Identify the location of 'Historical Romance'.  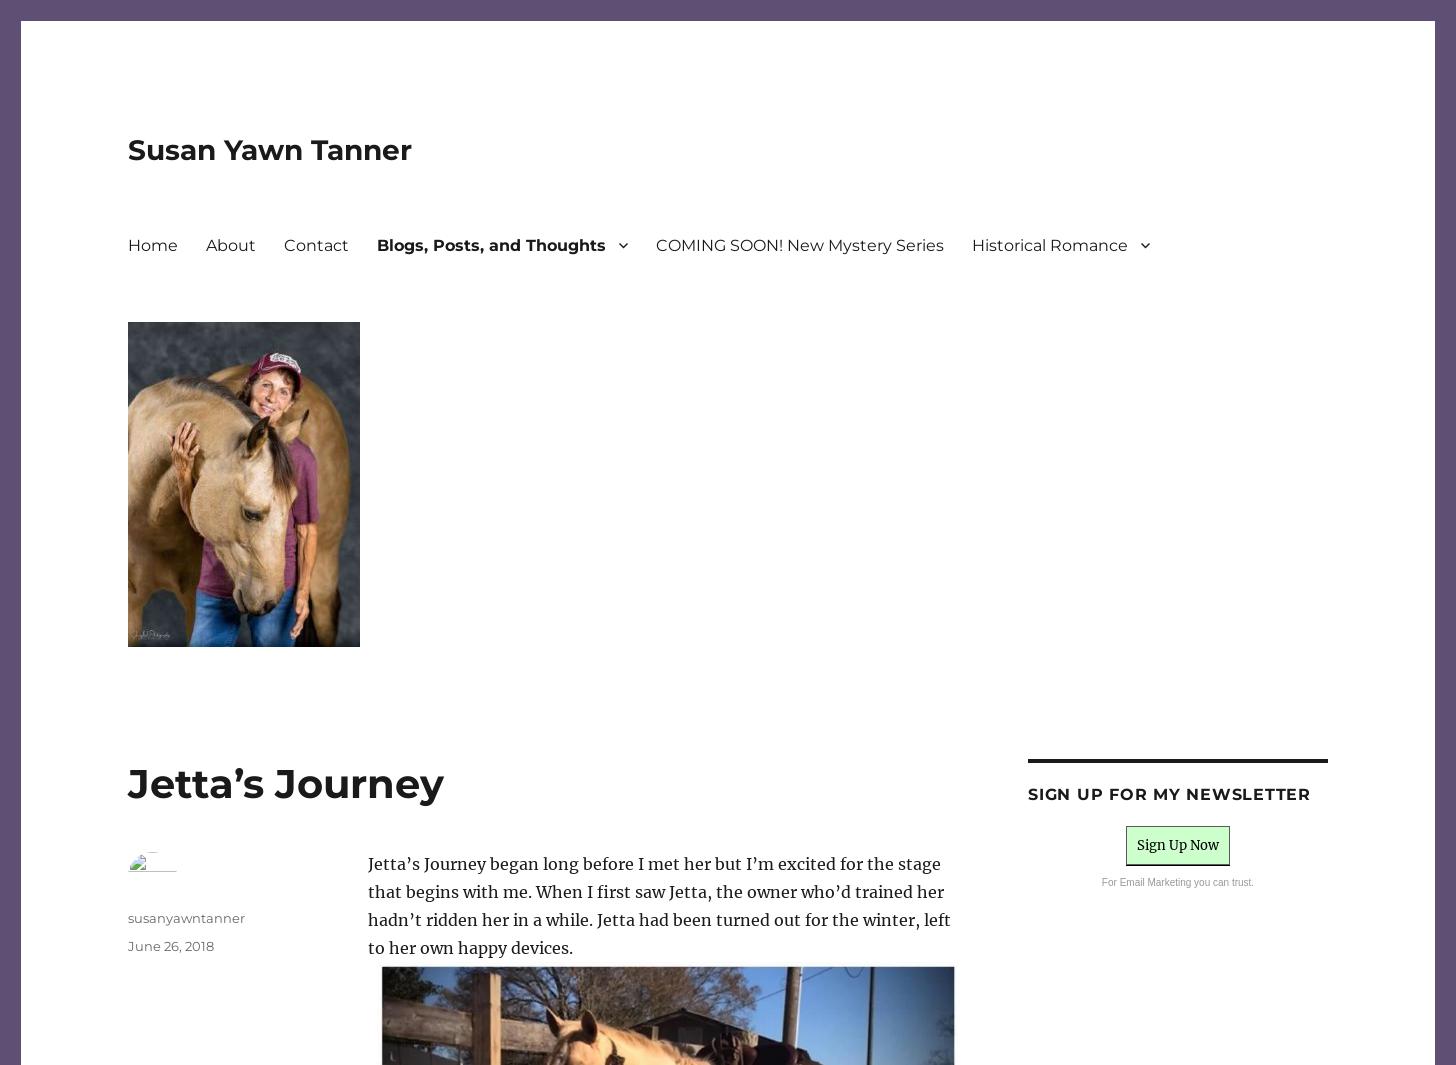
(1050, 243).